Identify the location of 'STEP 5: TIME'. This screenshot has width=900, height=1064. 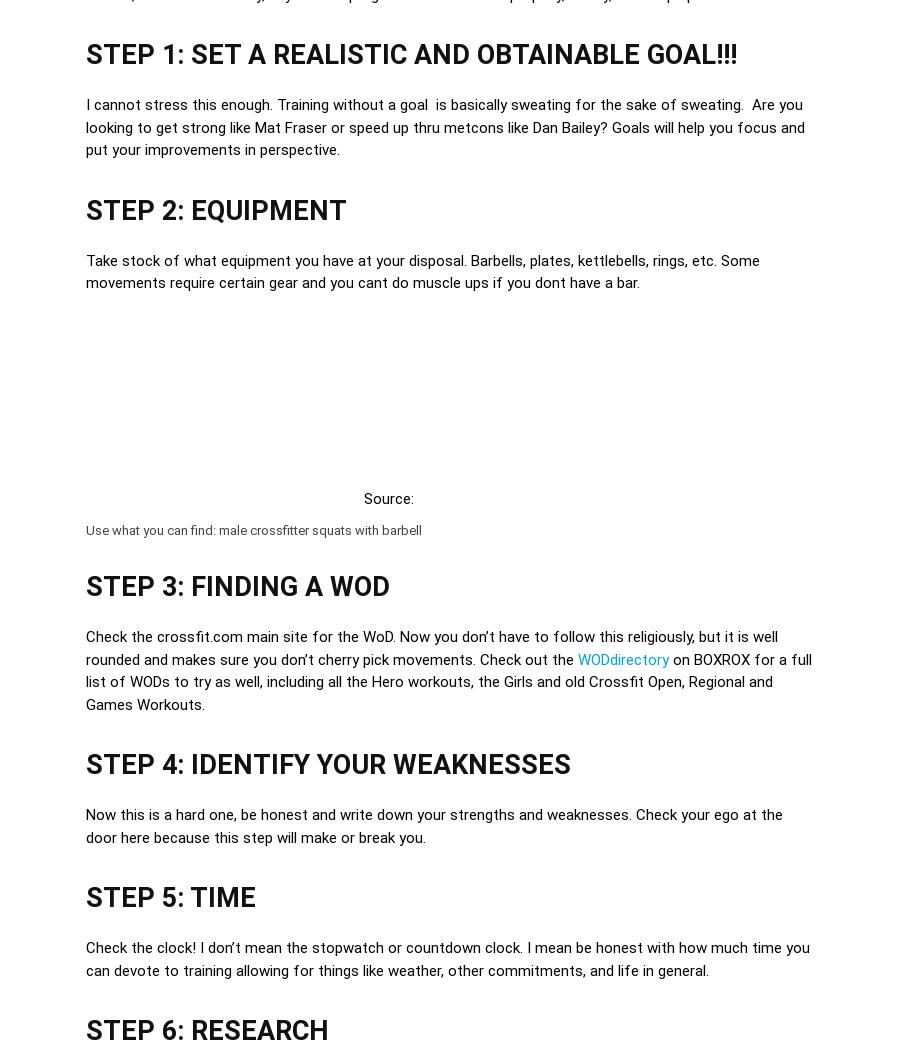
(171, 898).